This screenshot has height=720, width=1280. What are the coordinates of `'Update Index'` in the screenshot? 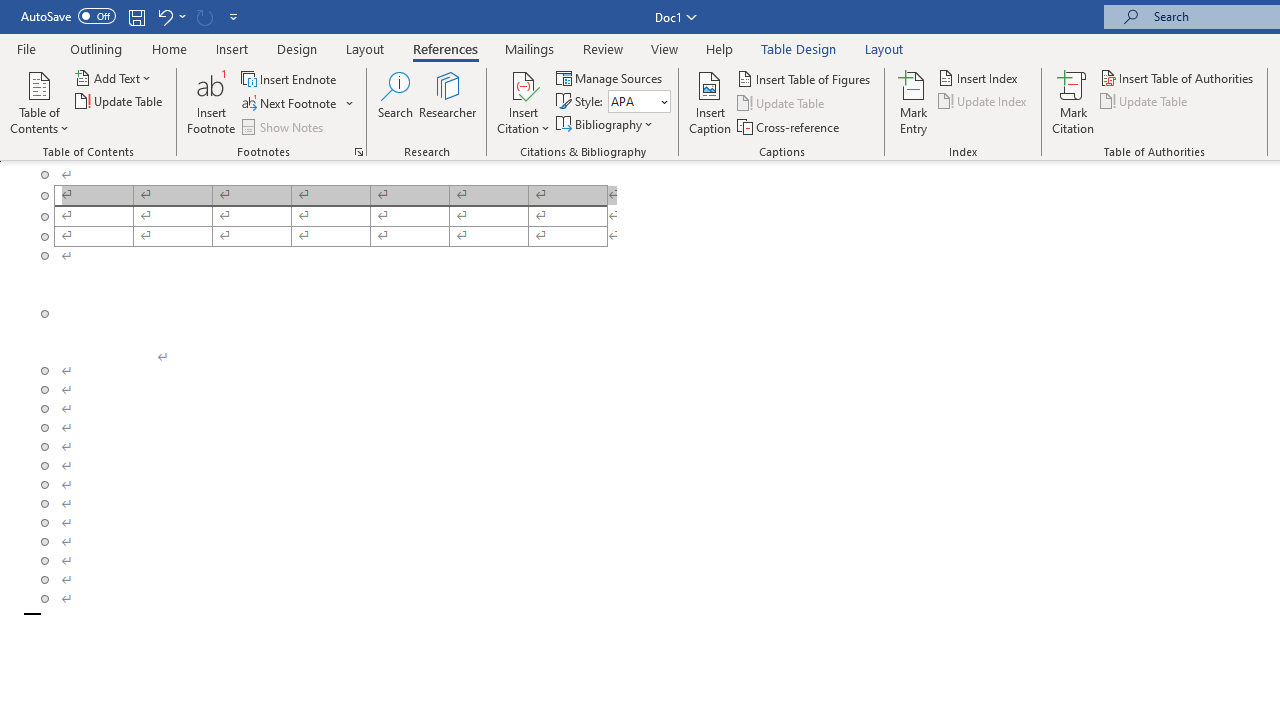 It's located at (984, 101).